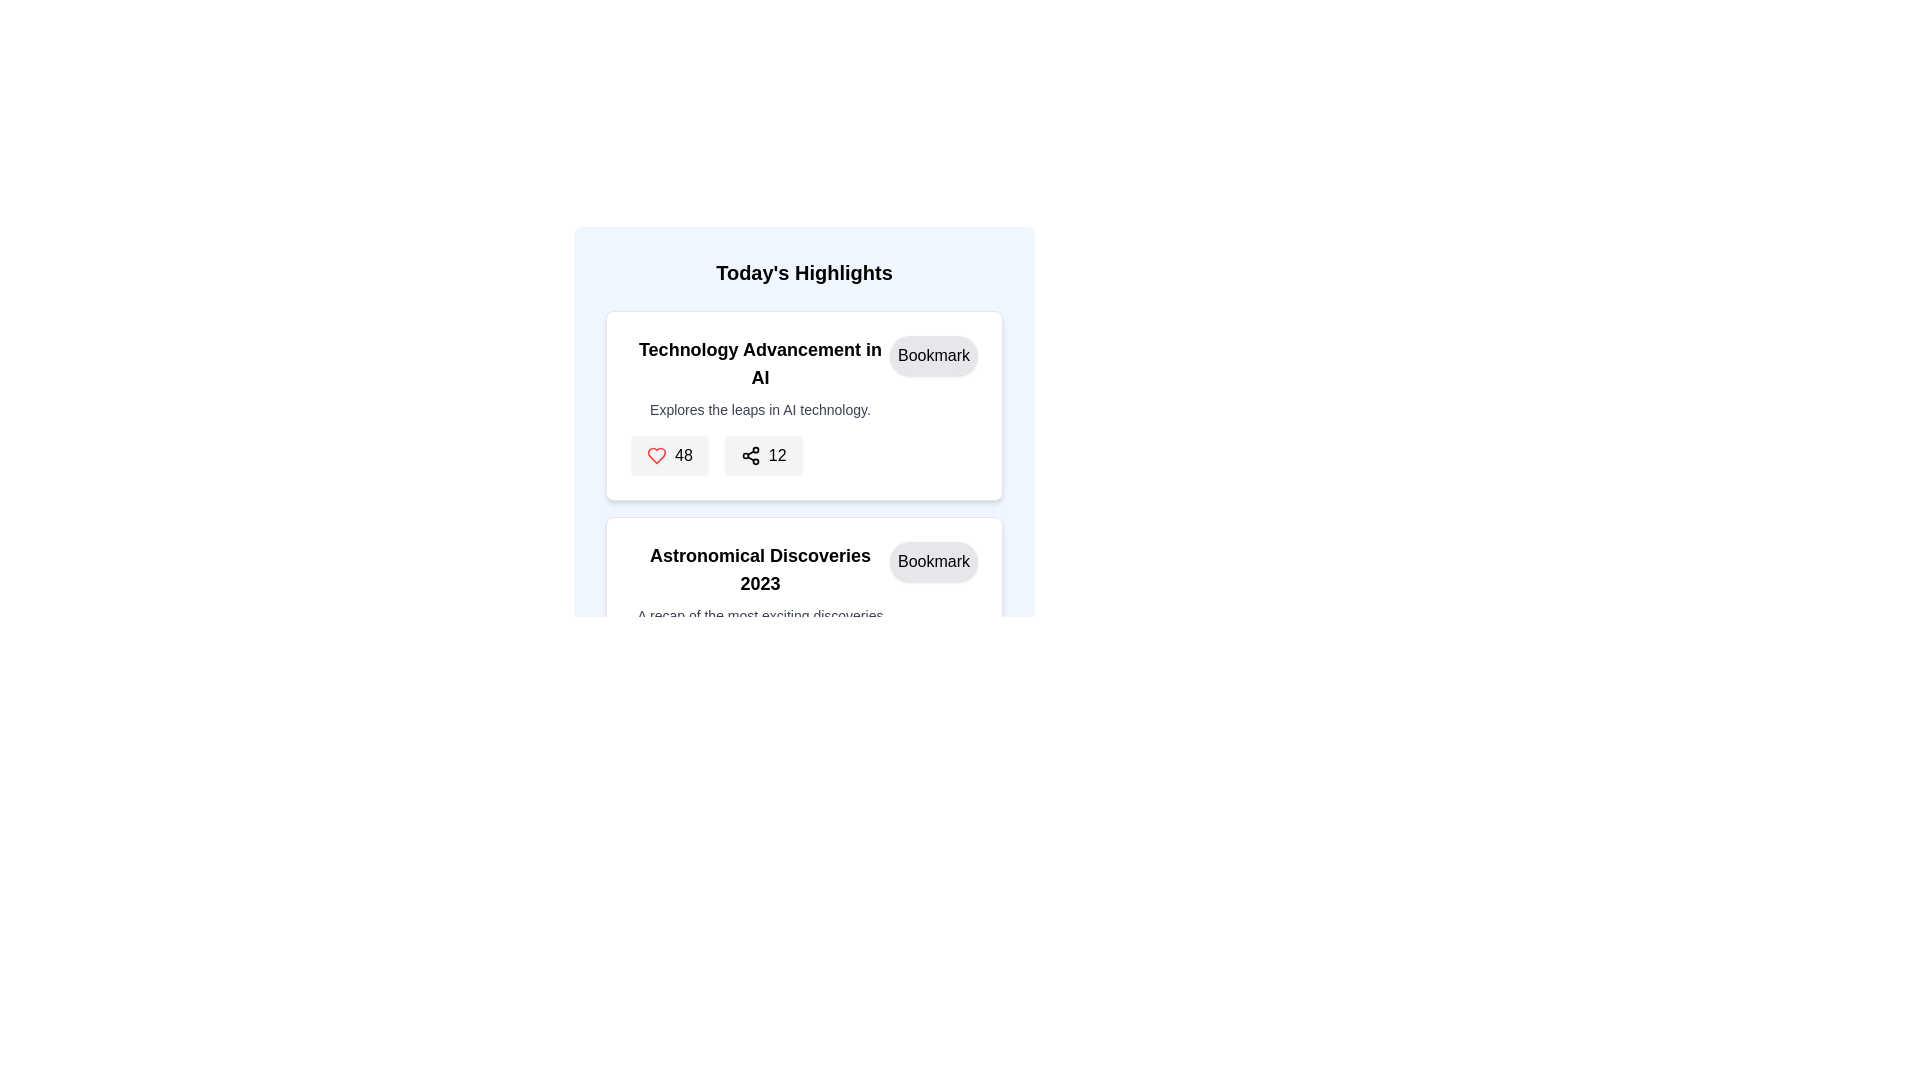 The image size is (1920, 1080). Describe the element at coordinates (804, 405) in the screenshot. I see `the like button on the Content card titled 'Technology Advancement in AI' to like the post` at that location.